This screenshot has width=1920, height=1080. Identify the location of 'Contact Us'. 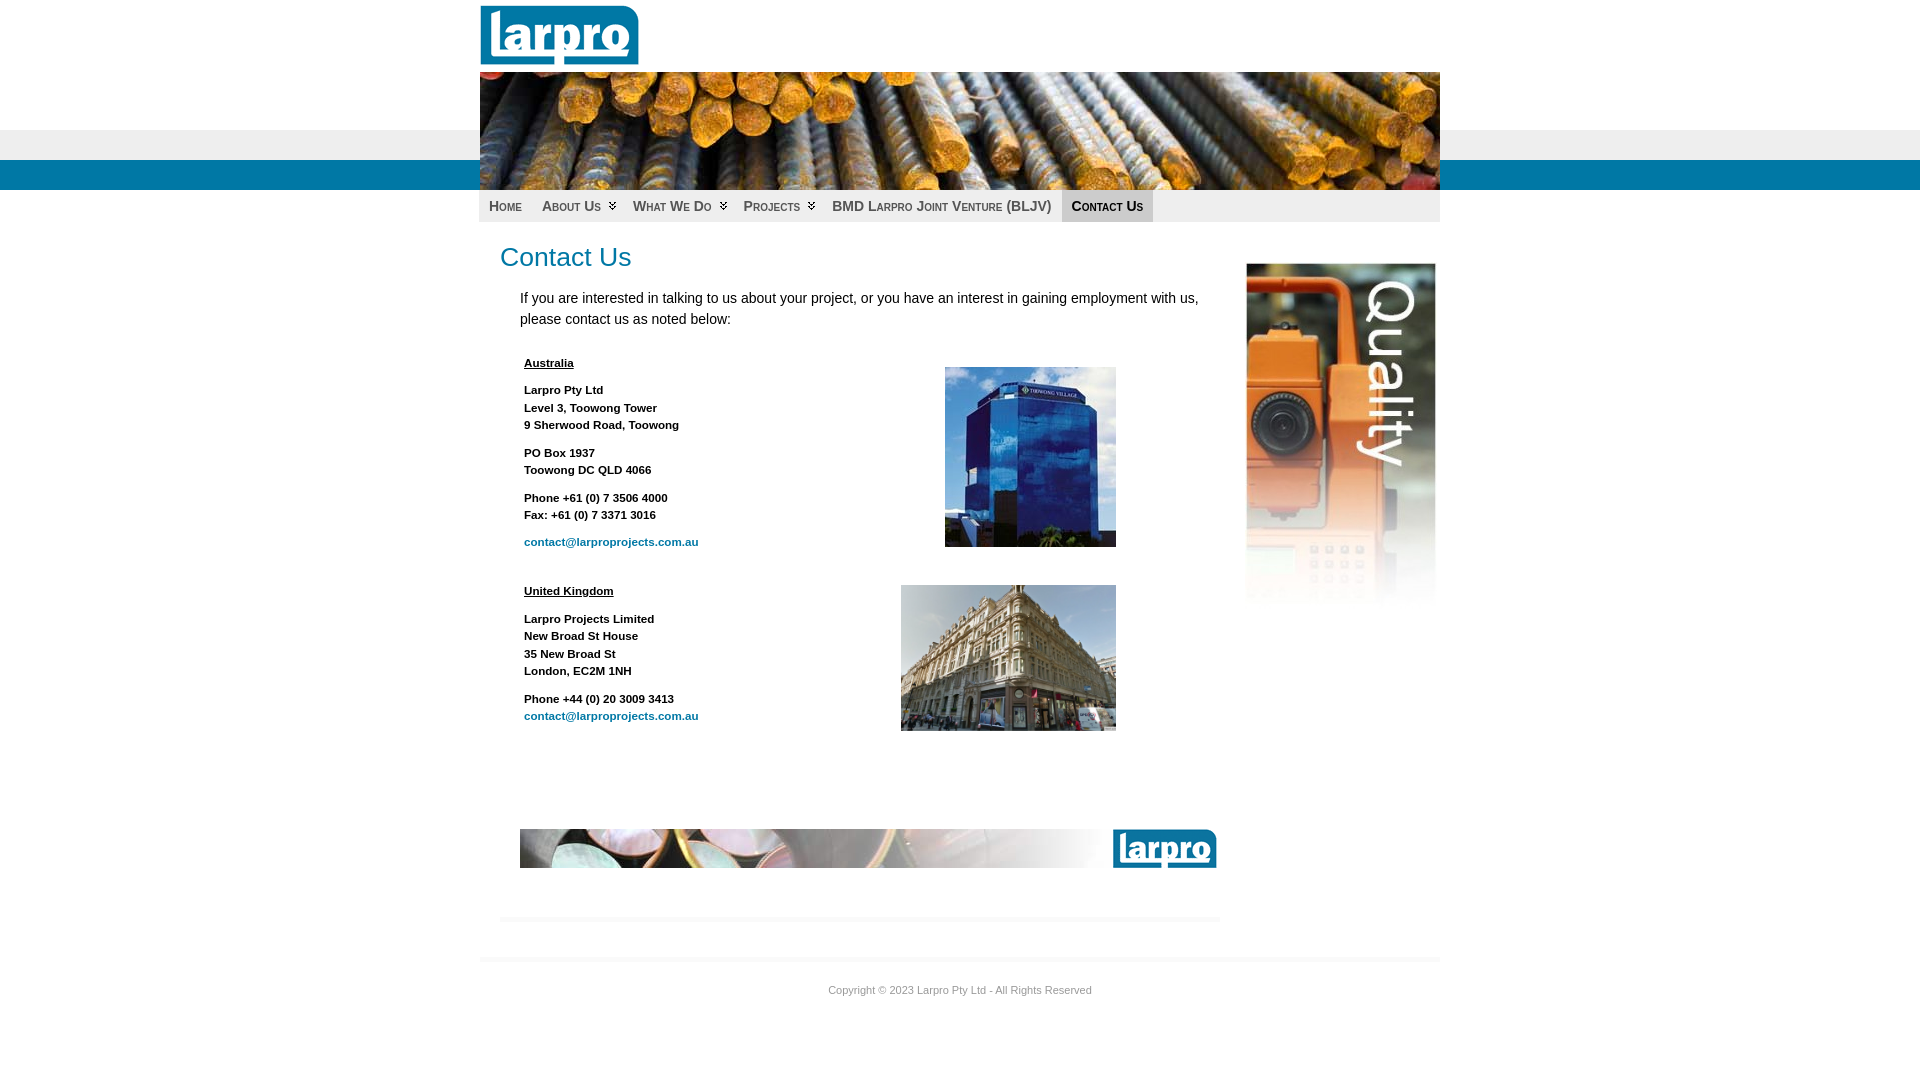
(1107, 205).